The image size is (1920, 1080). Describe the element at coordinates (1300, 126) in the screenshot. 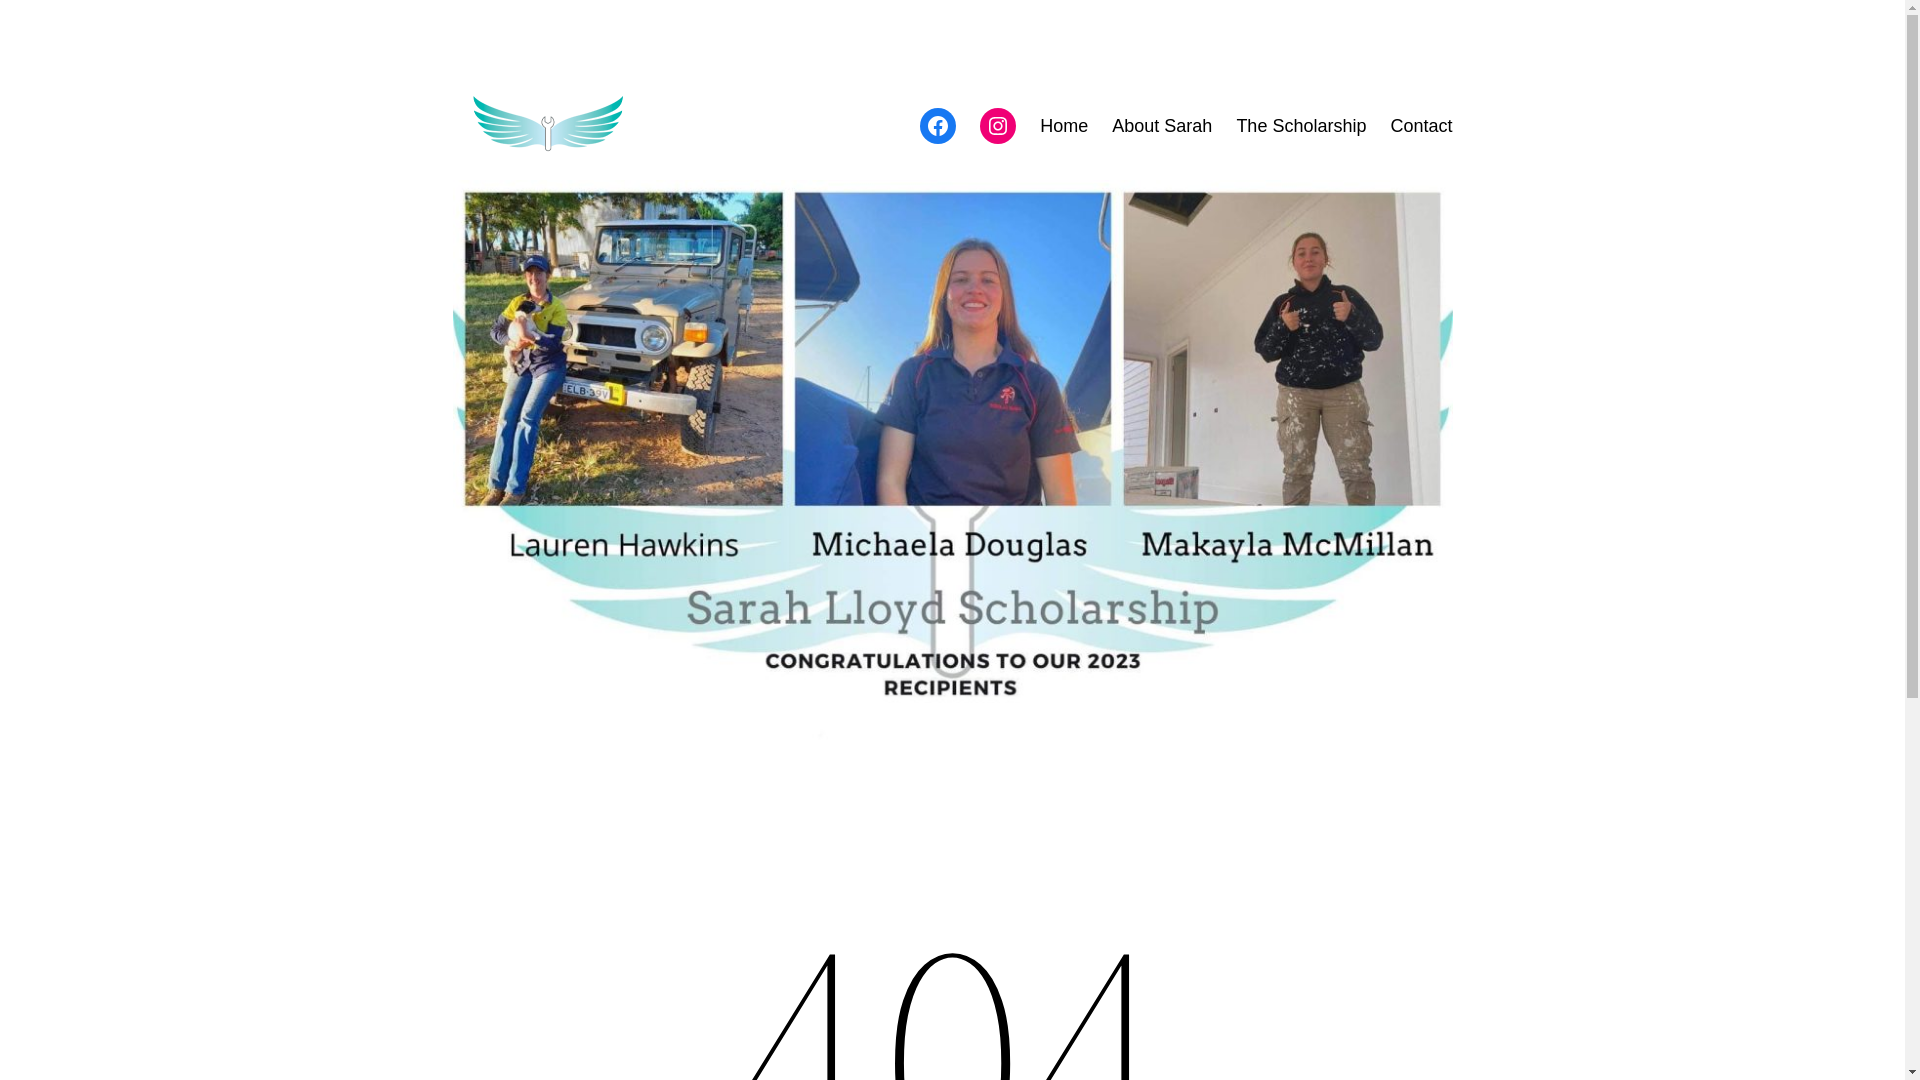

I see `'The Scholarship'` at that location.